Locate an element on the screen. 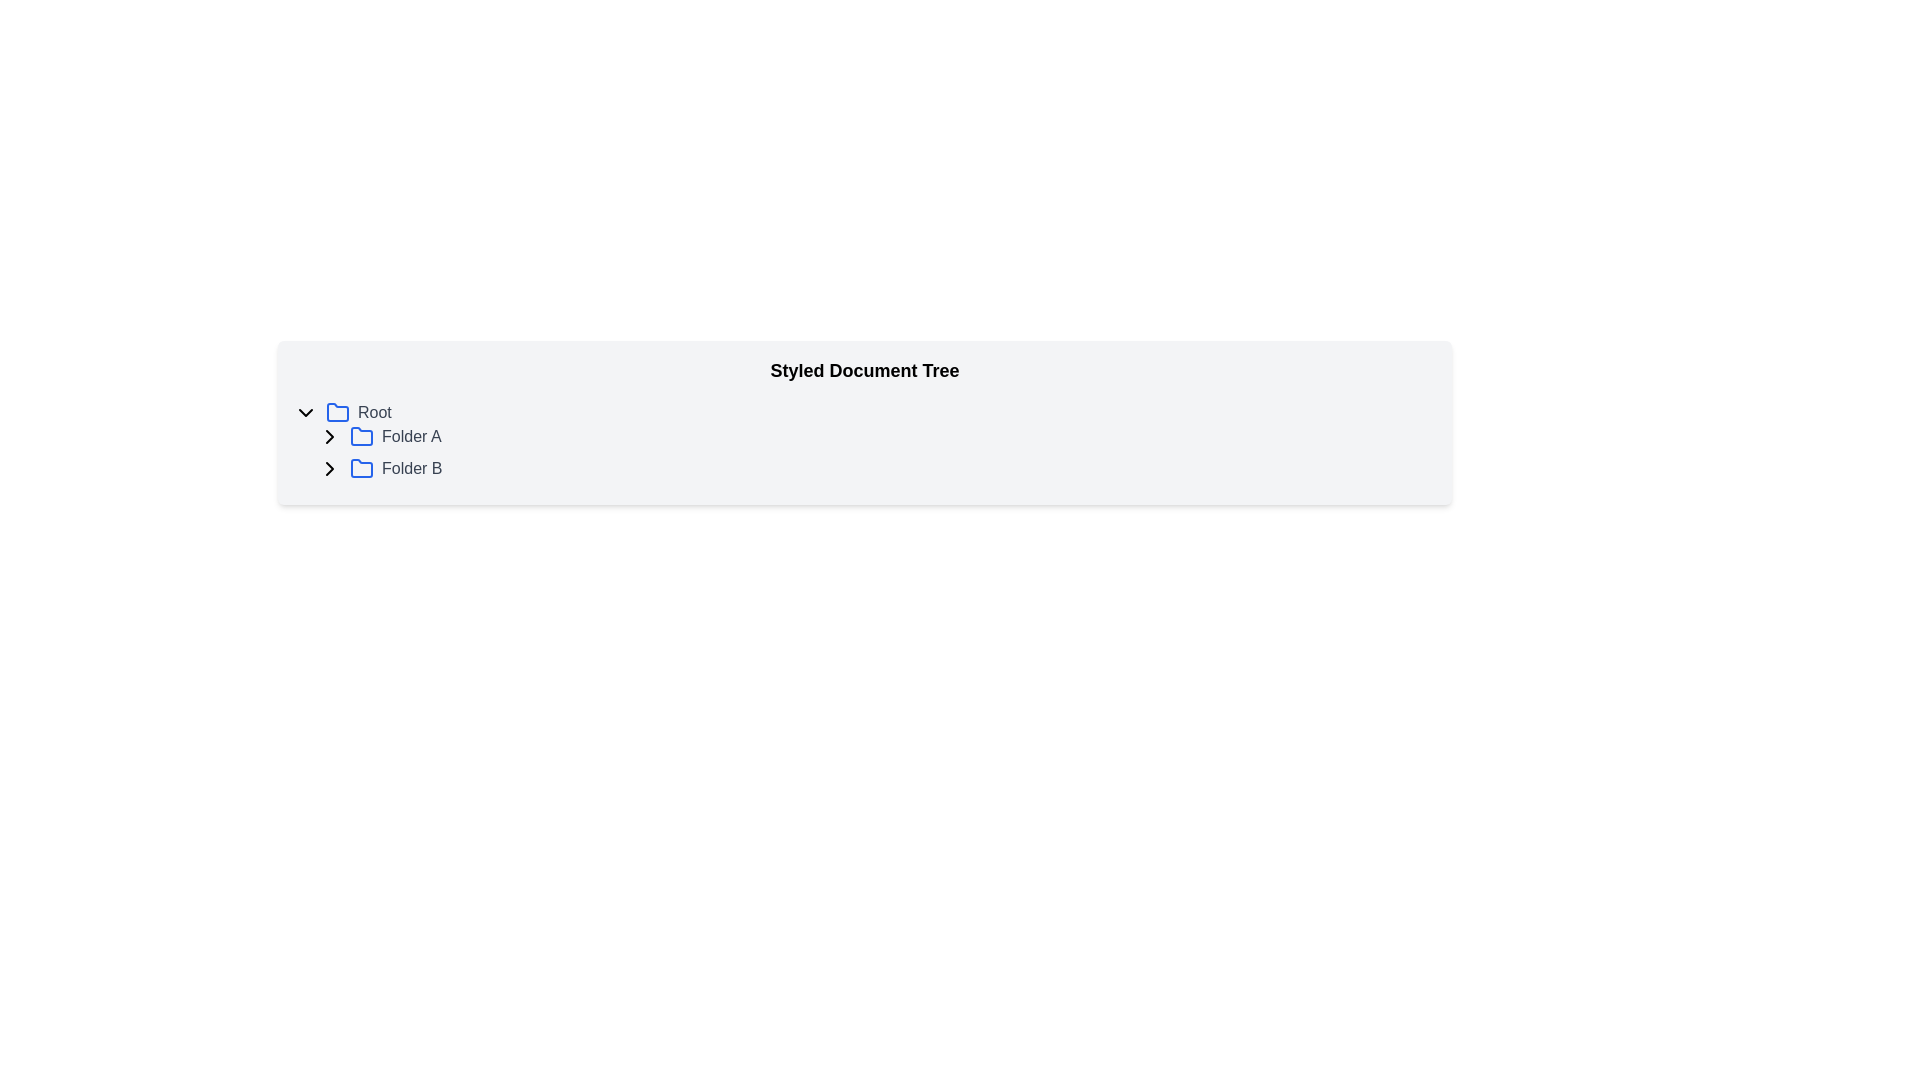 Image resolution: width=1920 pixels, height=1080 pixels. the blue folder icon located is located at coordinates (361, 468).